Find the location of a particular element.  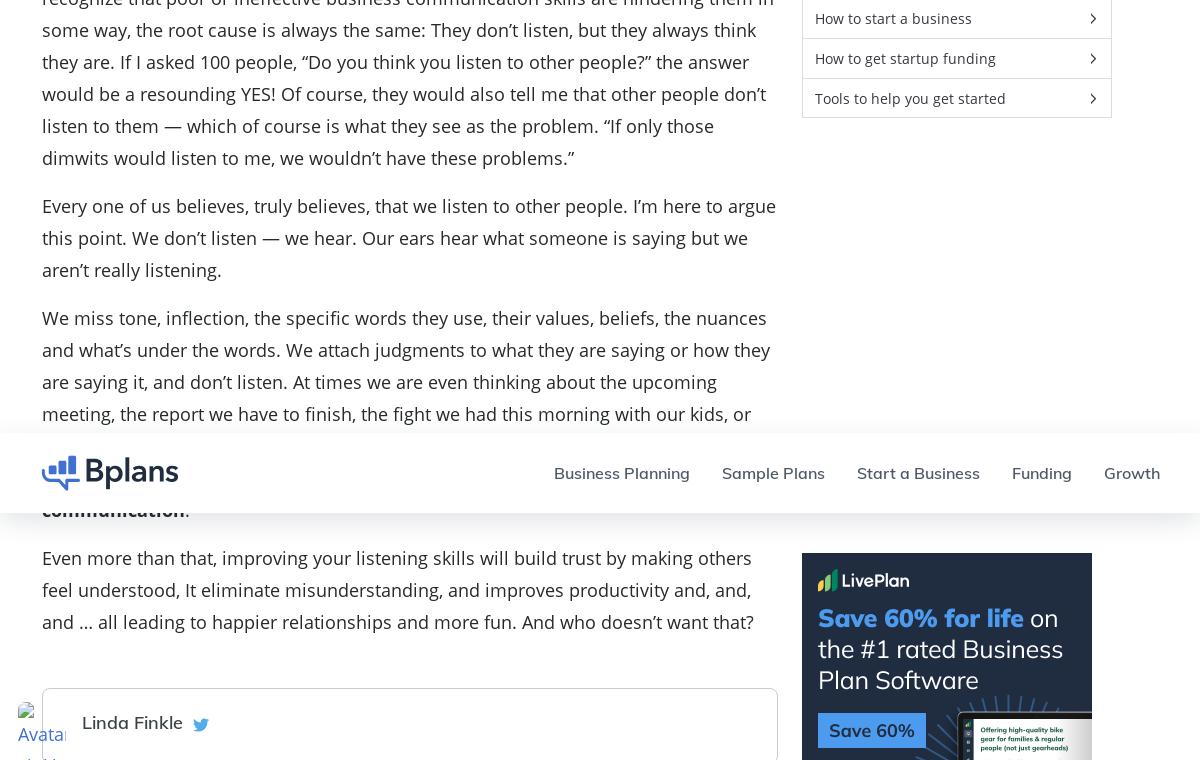

'Blog' is located at coordinates (809, 93).